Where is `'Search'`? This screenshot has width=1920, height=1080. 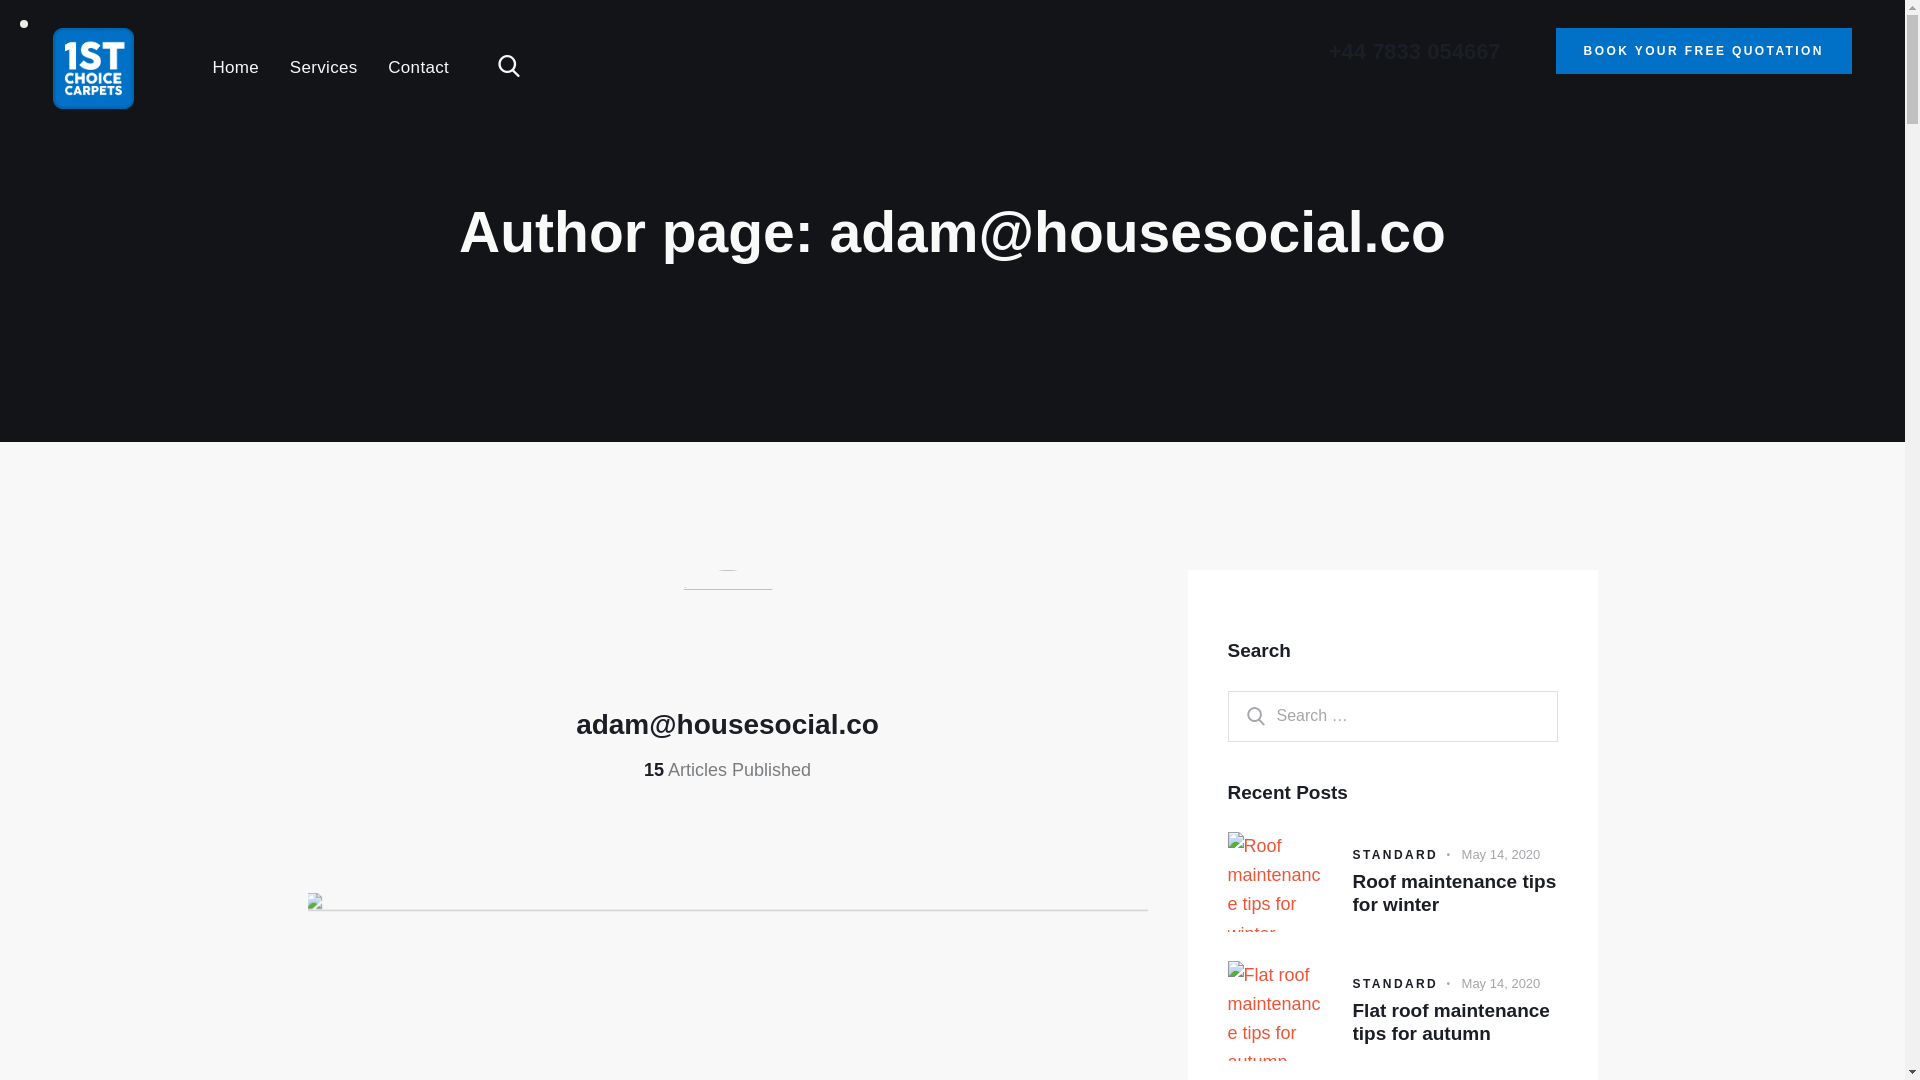
'Search' is located at coordinates (1227, 715).